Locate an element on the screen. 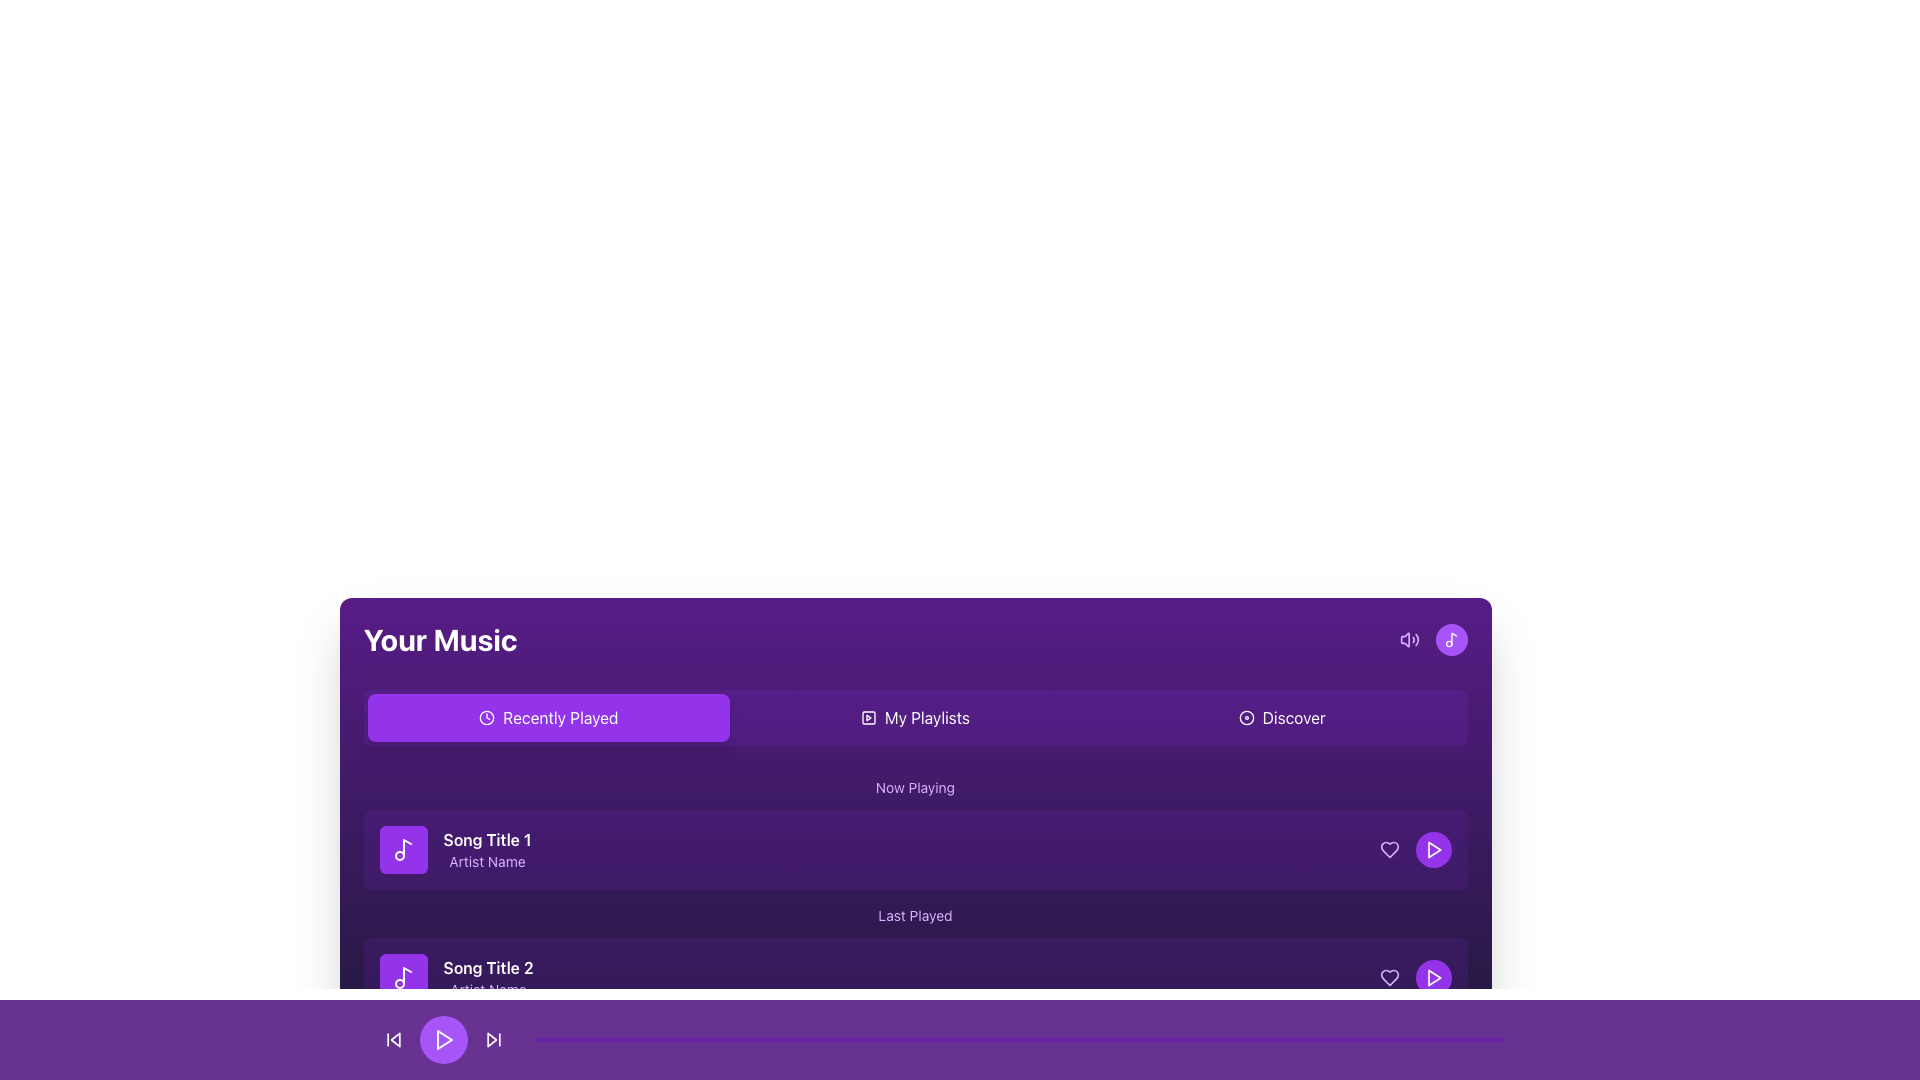  the play button styled as a triangle pointing to the right, located adjacent to 'Song Title 2' in the music playlist interface to initiate playback is located at coordinates (1433, 977).